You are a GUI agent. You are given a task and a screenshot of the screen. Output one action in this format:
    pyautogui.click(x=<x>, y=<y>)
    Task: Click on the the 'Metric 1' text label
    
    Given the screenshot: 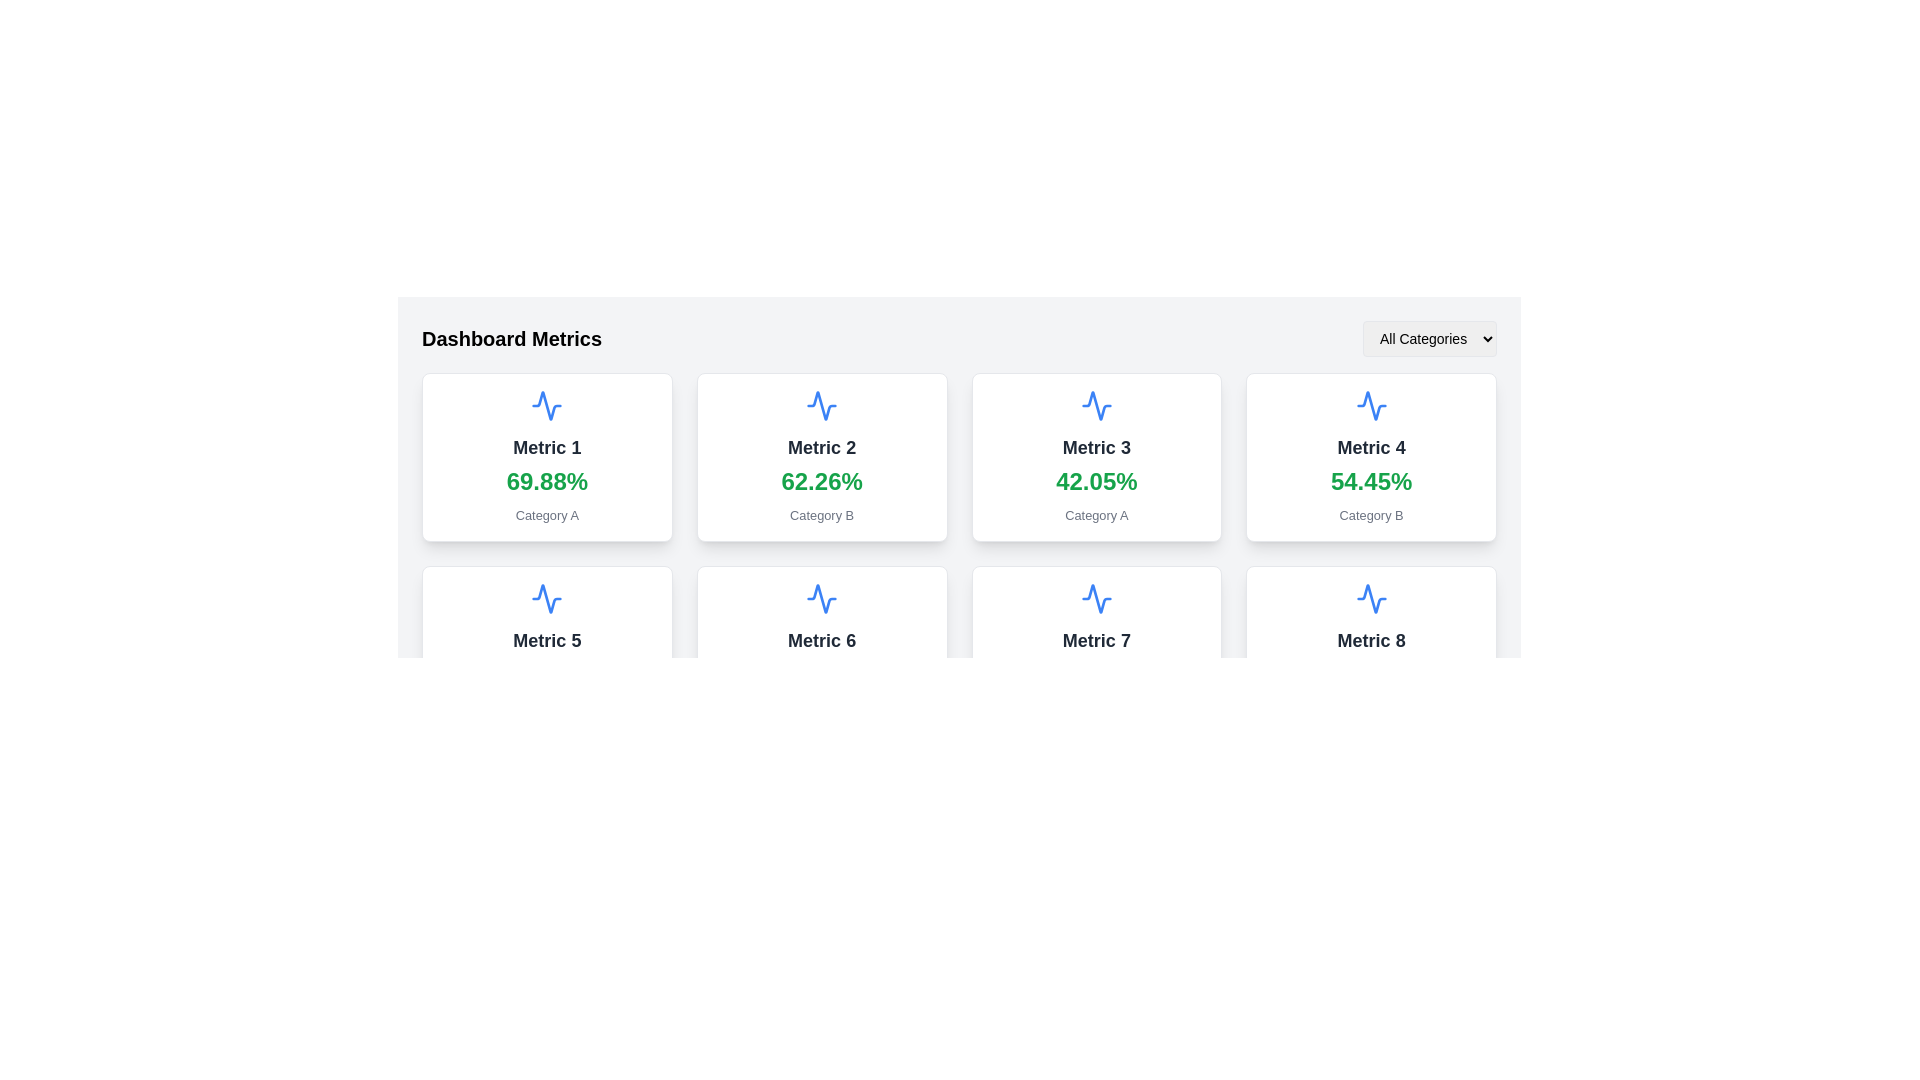 What is the action you would take?
    pyautogui.click(x=547, y=446)
    